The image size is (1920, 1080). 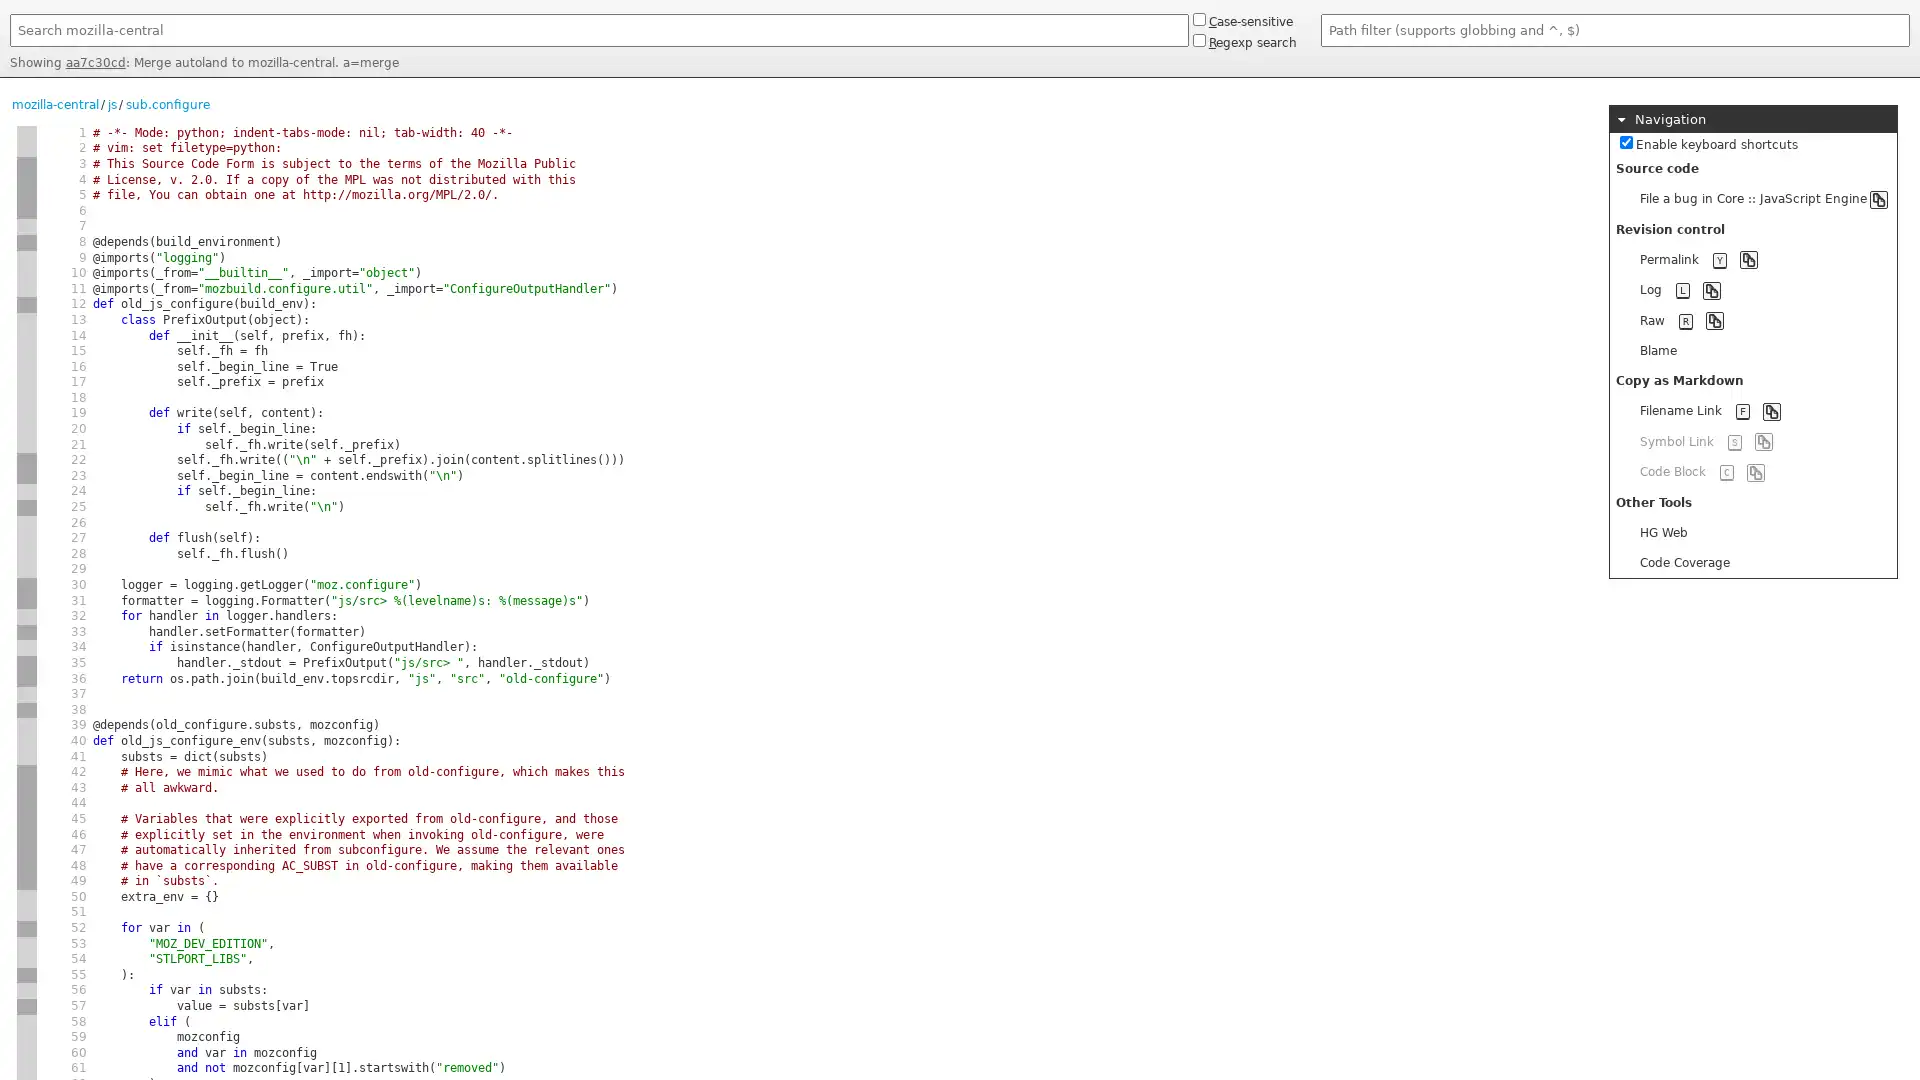 I want to click on new hash 6, so click(x=27, y=647).